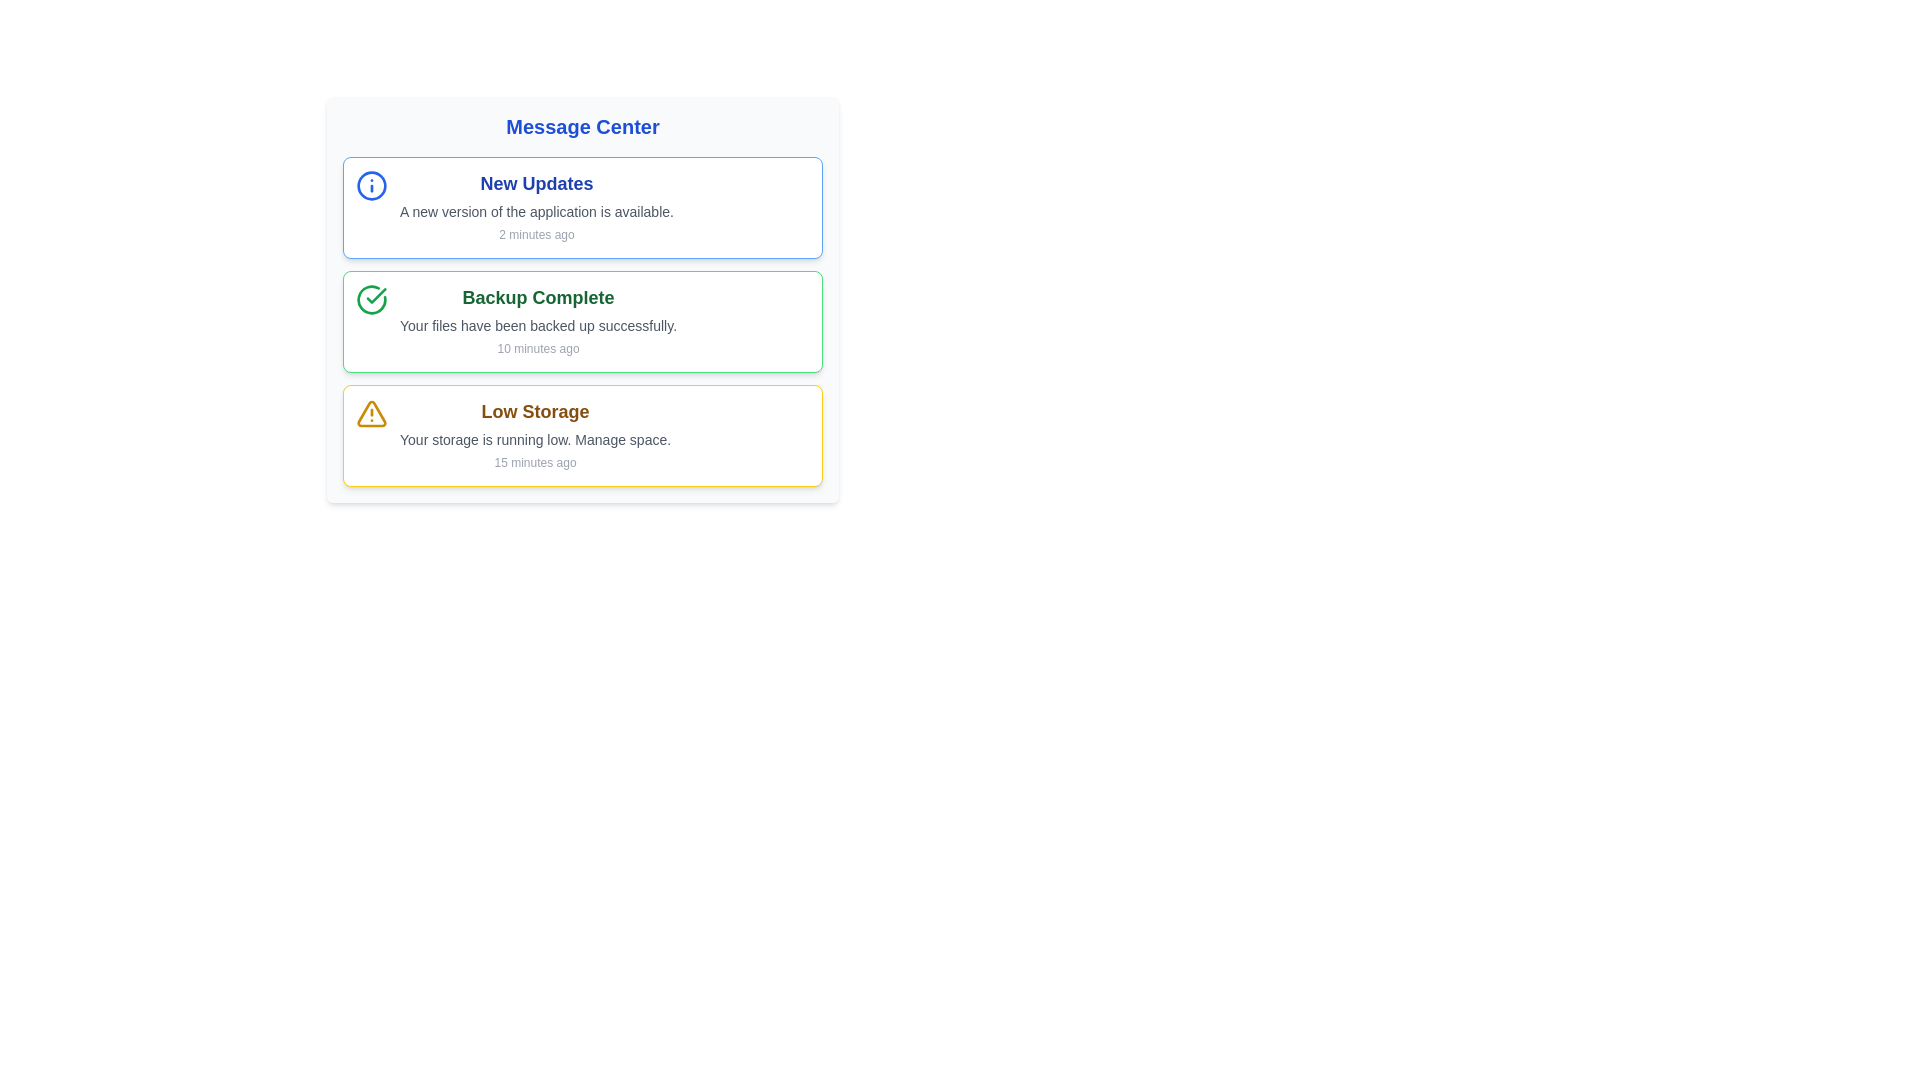 This screenshot has height=1080, width=1920. What do you see at coordinates (537, 208) in the screenshot?
I see `the Notification block that contains a bold blue header saying 'New Updates' and is positioned beneath the header 'Message Center'` at bounding box center [537, 208].